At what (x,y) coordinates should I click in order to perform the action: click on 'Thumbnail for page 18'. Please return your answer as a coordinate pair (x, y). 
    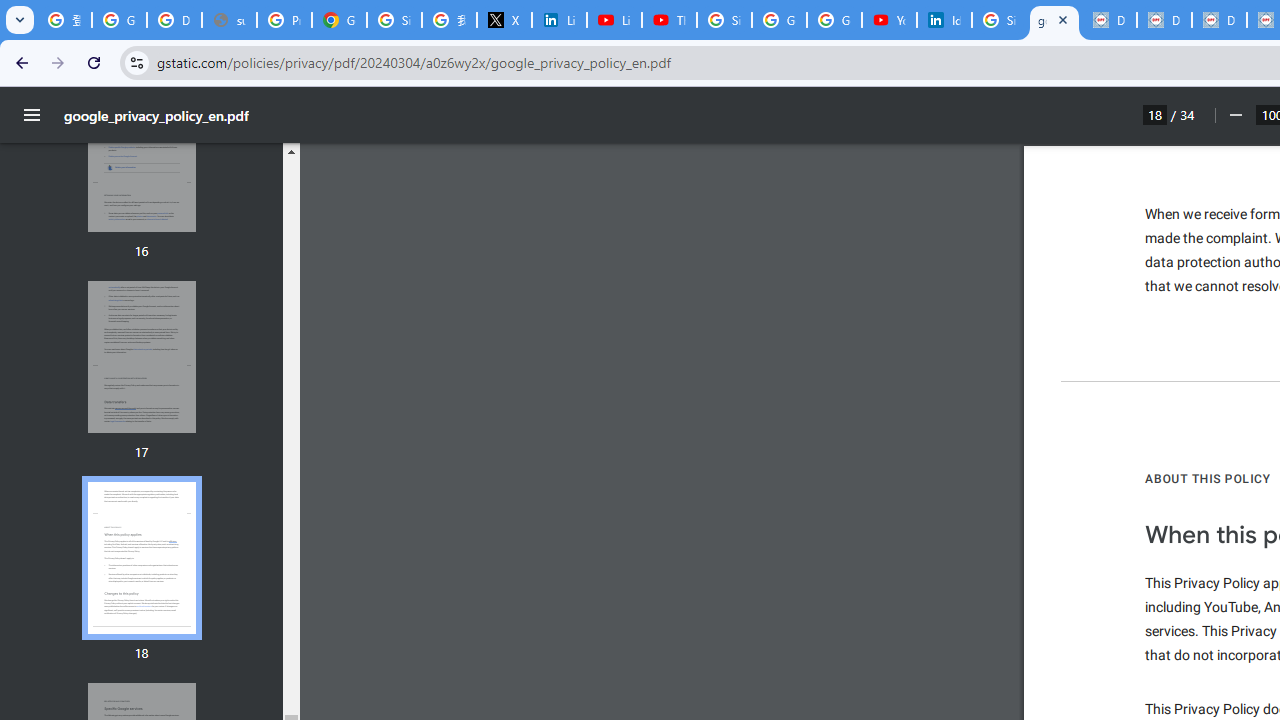
    Looking at the image, I should click on (140, 558).